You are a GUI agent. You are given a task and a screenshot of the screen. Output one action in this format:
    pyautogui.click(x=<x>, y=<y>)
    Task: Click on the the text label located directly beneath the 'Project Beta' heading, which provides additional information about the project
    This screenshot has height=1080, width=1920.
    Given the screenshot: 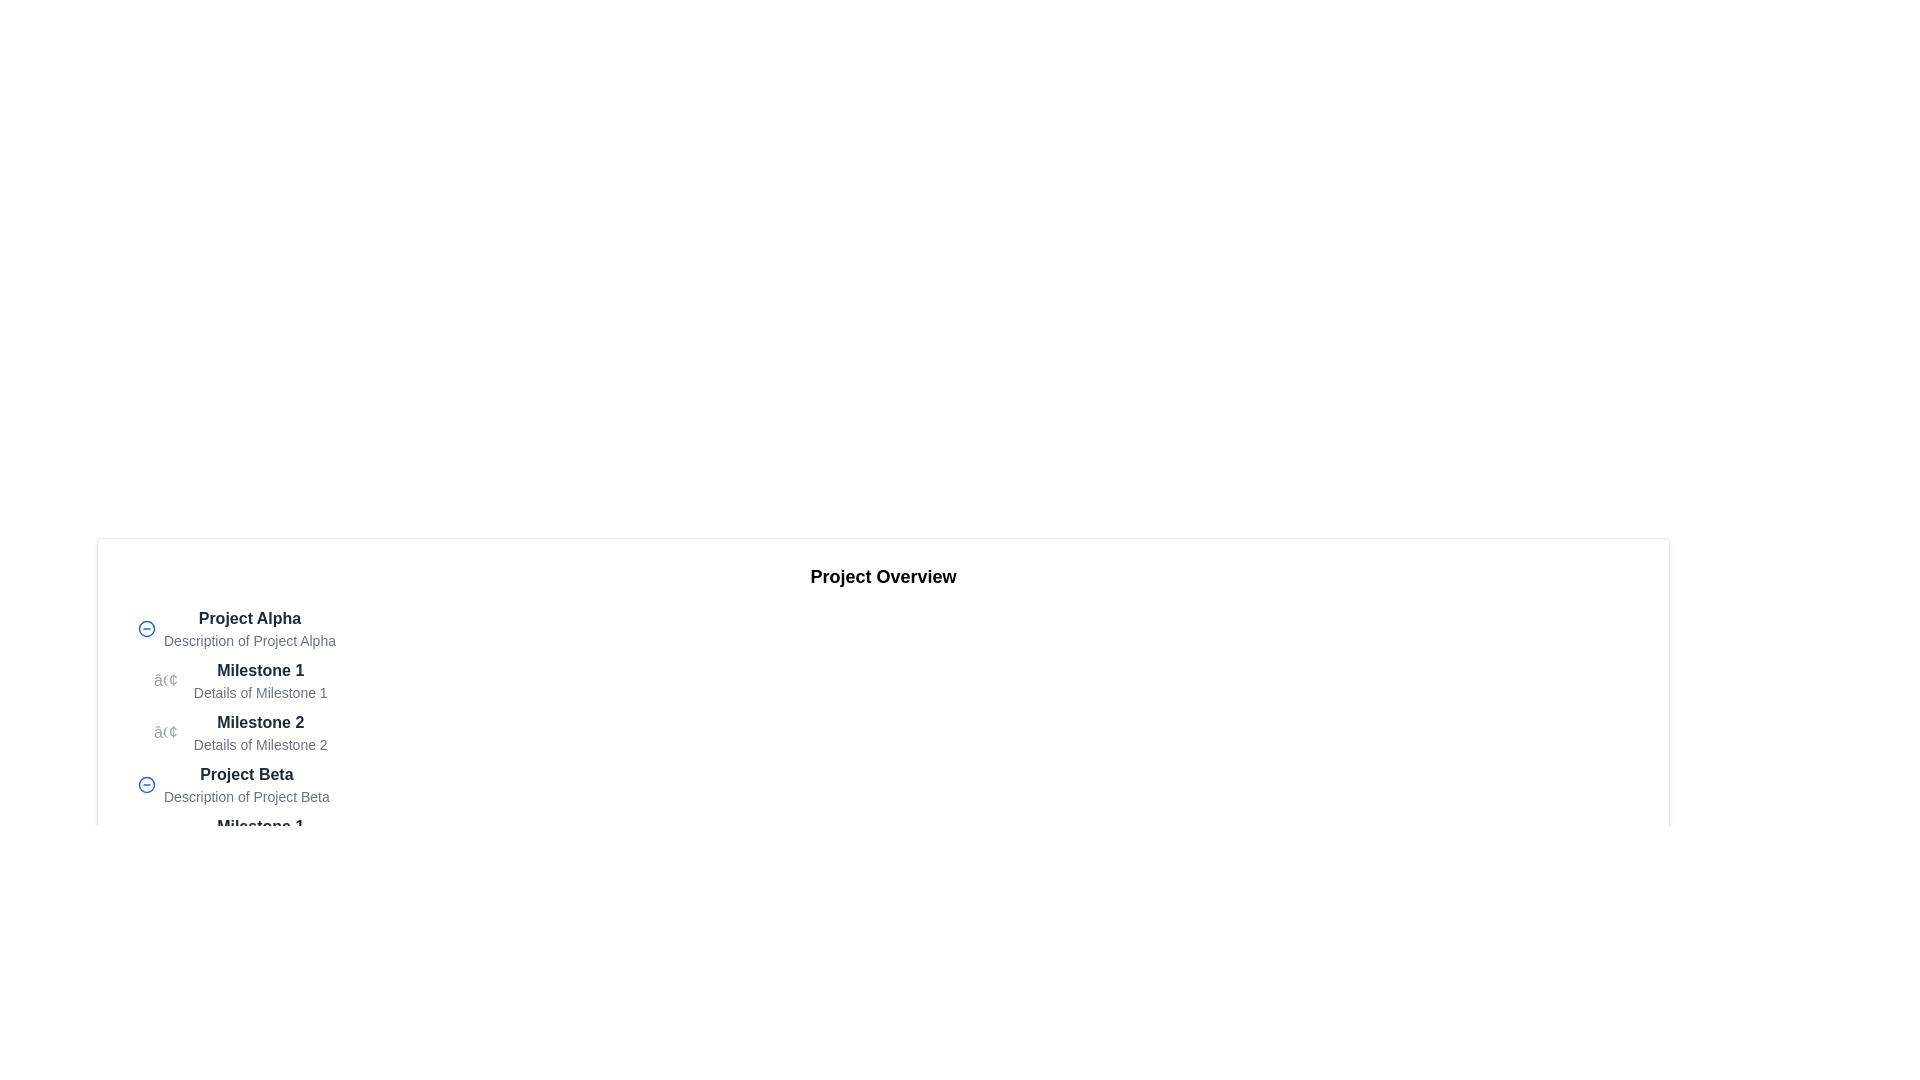 What is the action you would take?
    pyautogui.click(x=245, y=796)
    